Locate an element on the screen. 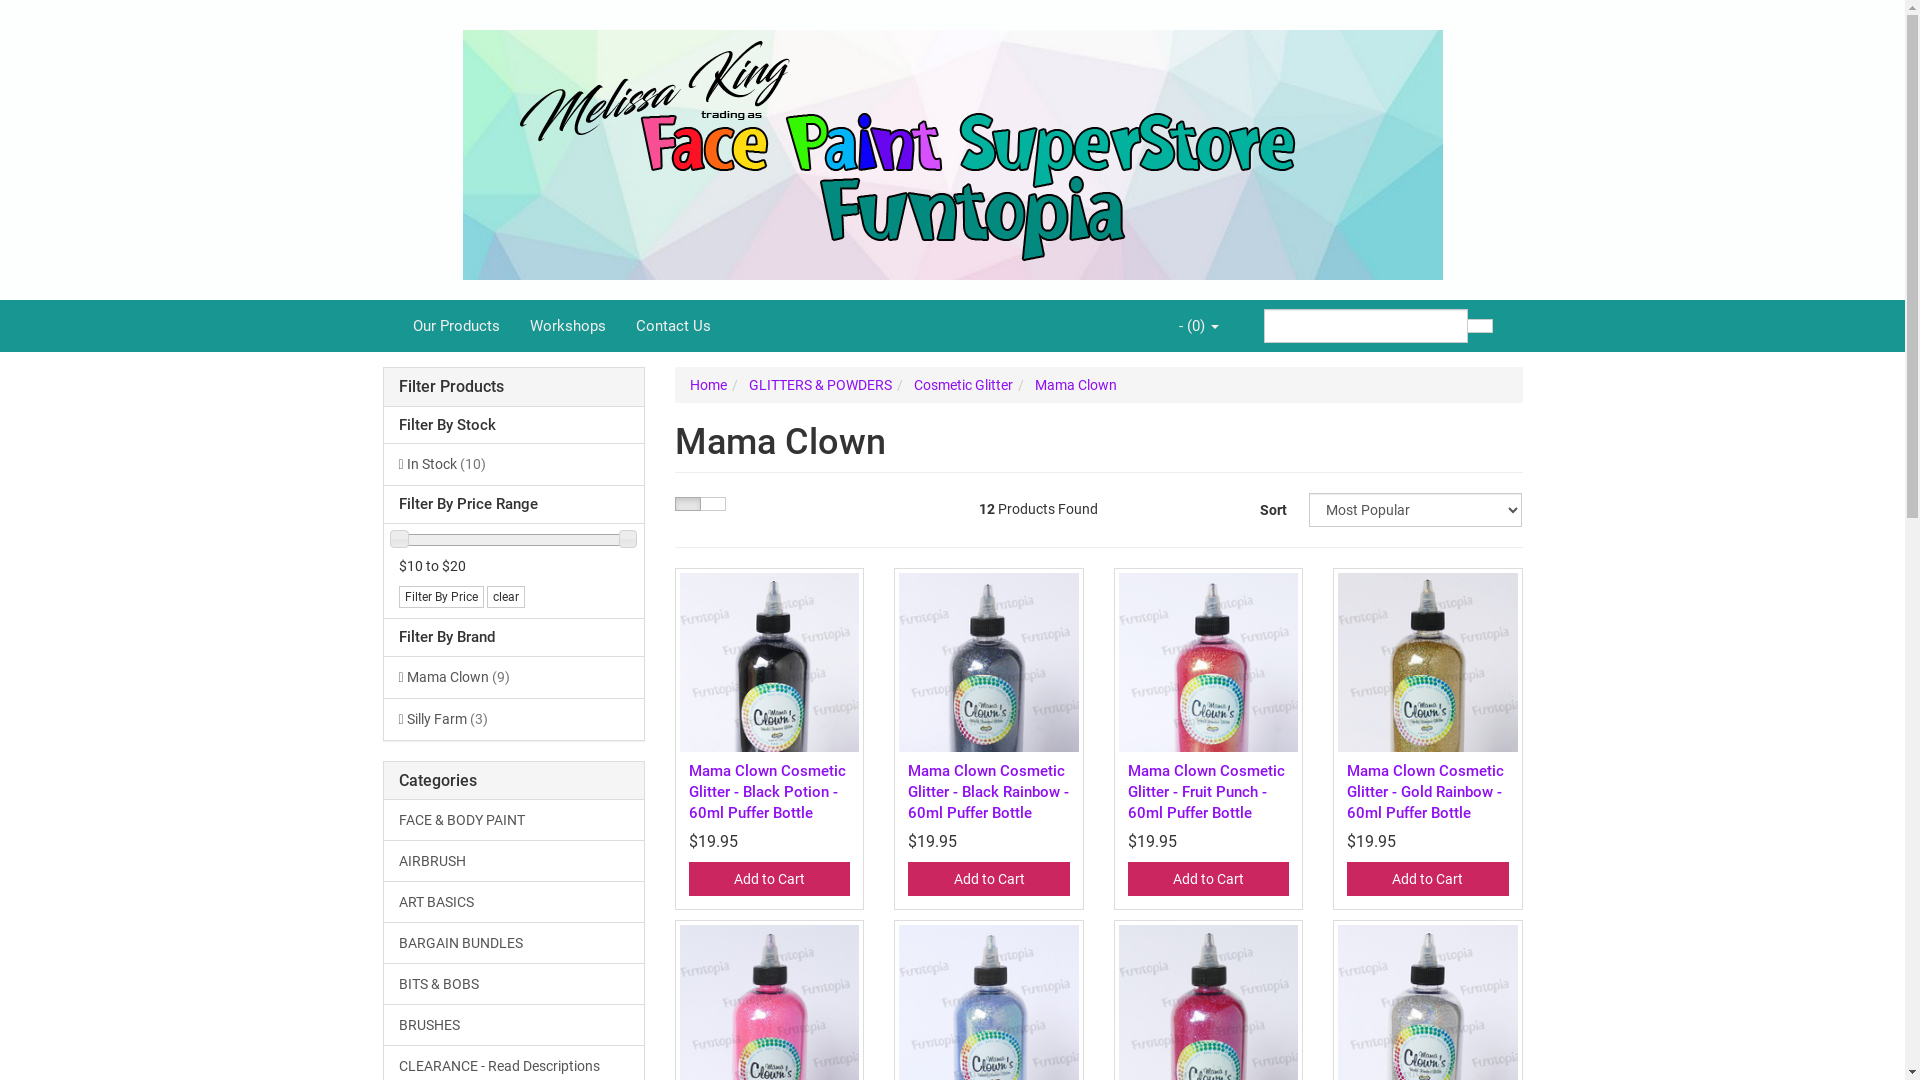 Image resolution: width=1920 pixels, height=1080 pixels. '- (0)' is located at coordinates (1199, 325).